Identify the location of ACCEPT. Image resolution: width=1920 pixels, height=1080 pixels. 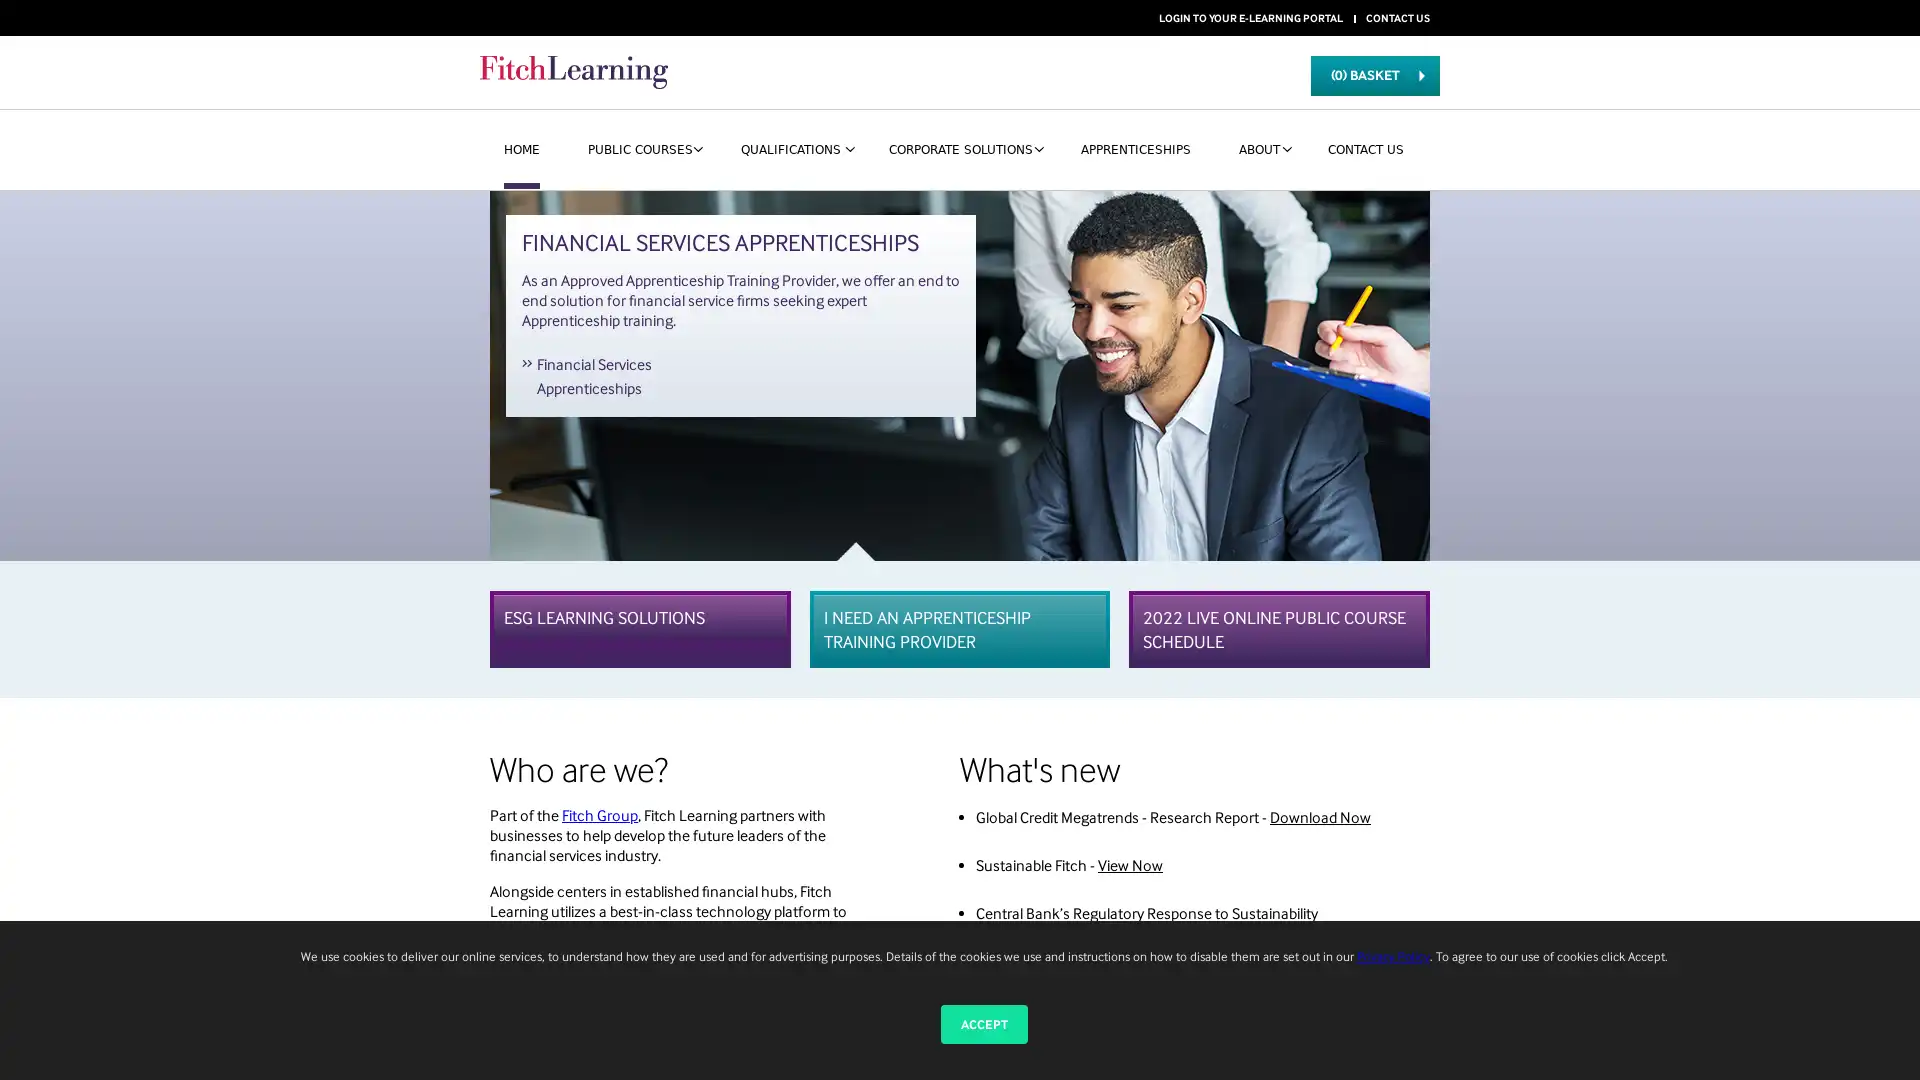
(983, 1024).